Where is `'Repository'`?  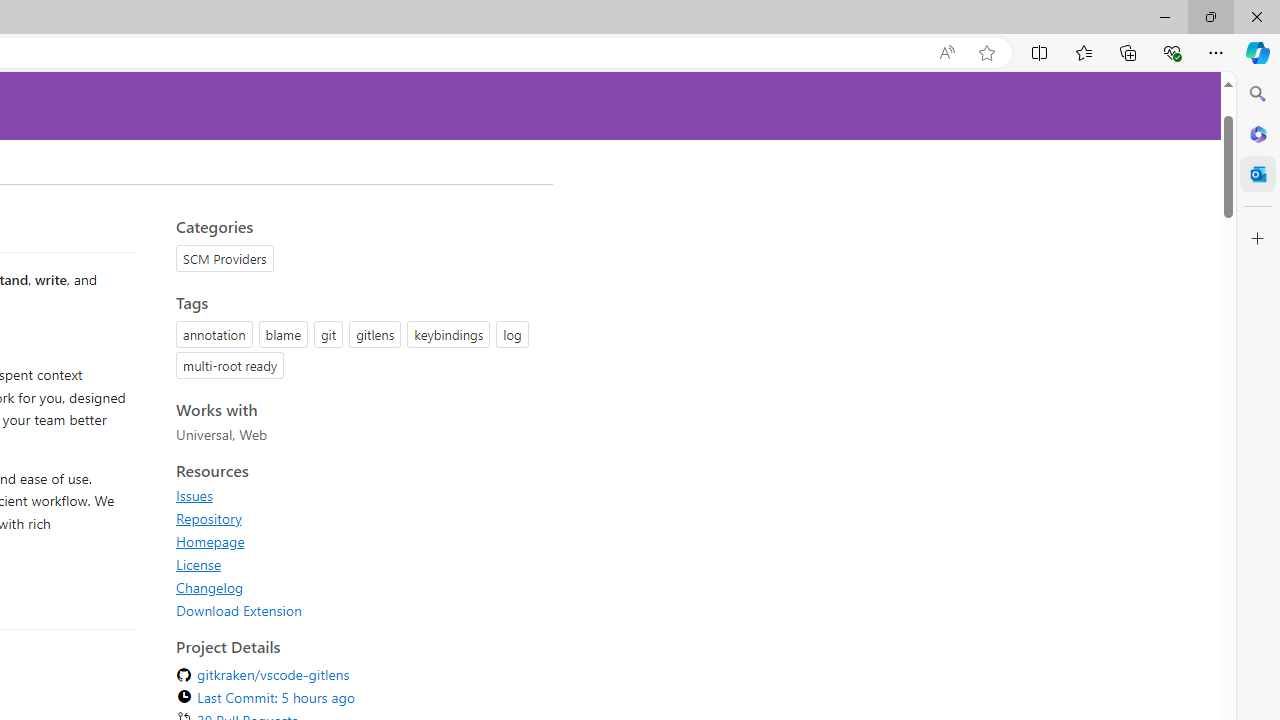
'Repository' is located at coordinates (209, 517).